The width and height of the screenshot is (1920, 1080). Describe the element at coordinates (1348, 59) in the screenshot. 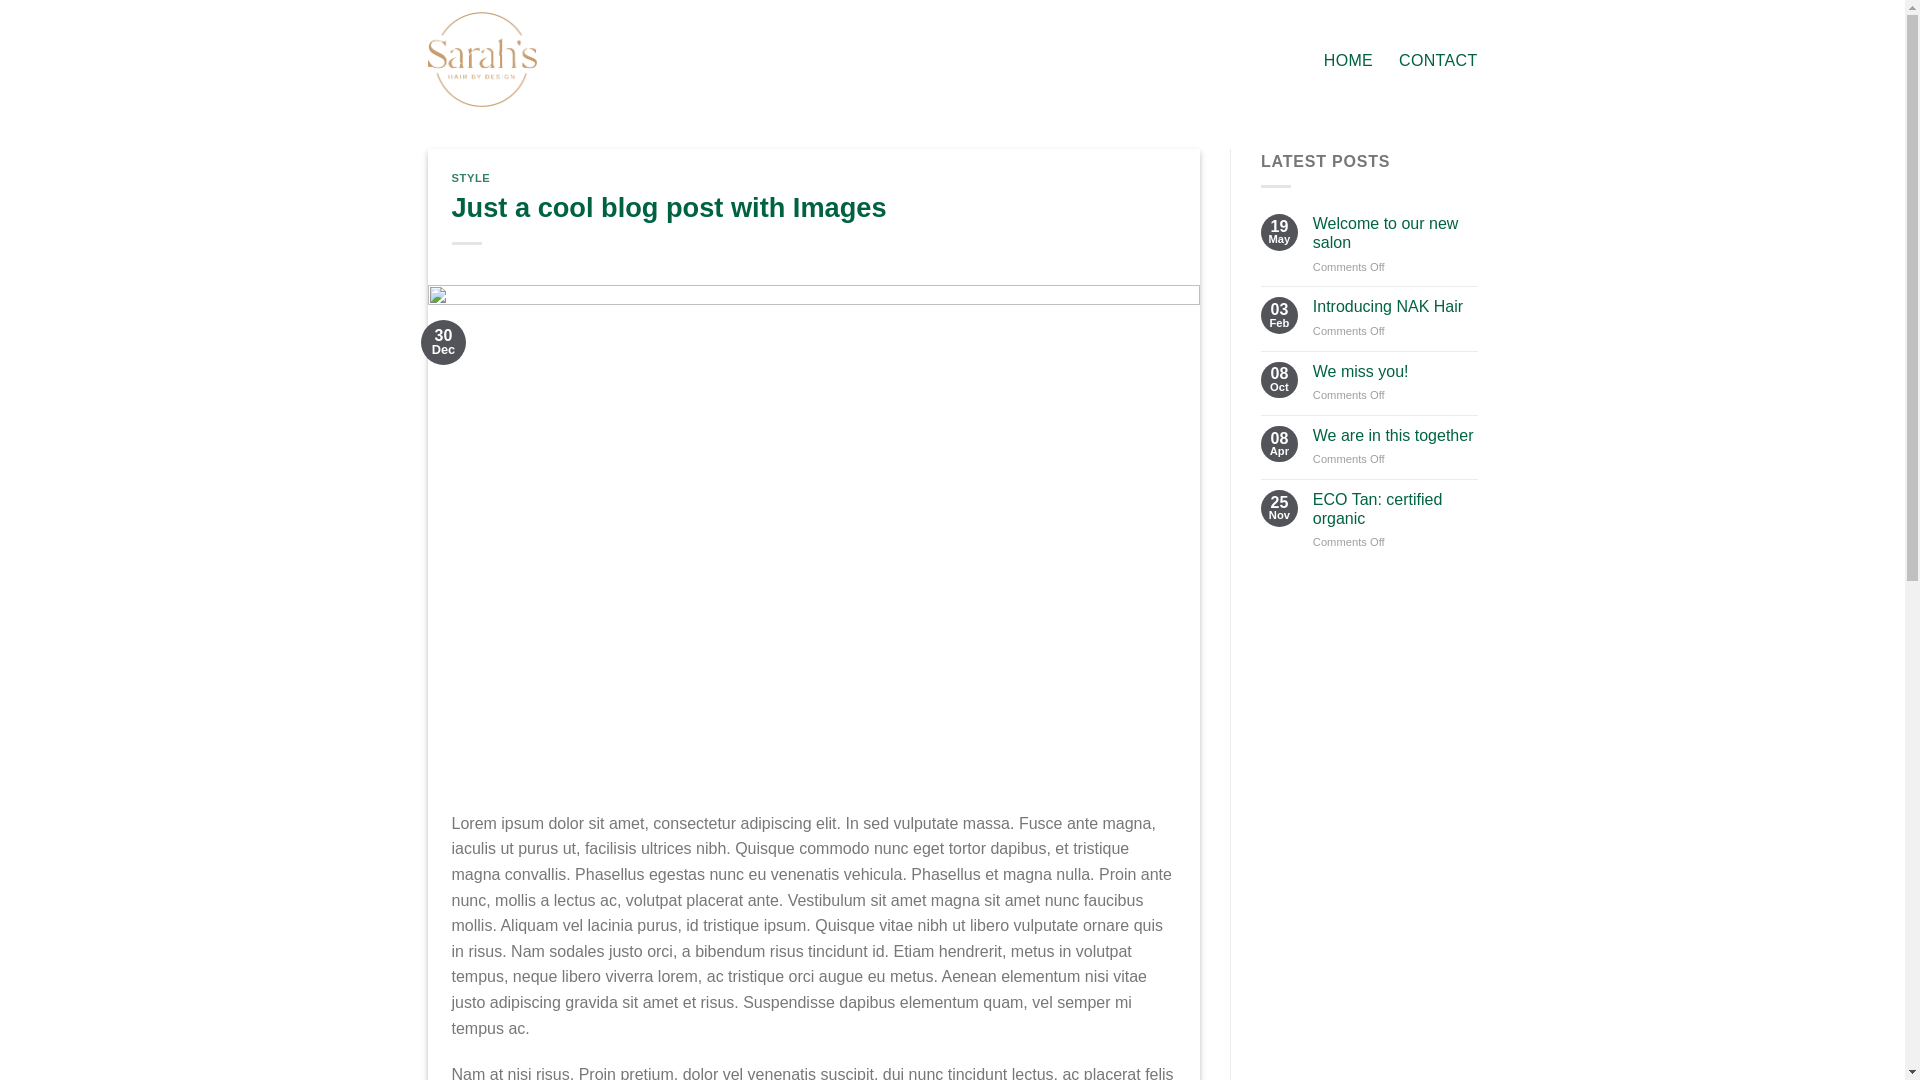

I see `'HOME'` at that location.